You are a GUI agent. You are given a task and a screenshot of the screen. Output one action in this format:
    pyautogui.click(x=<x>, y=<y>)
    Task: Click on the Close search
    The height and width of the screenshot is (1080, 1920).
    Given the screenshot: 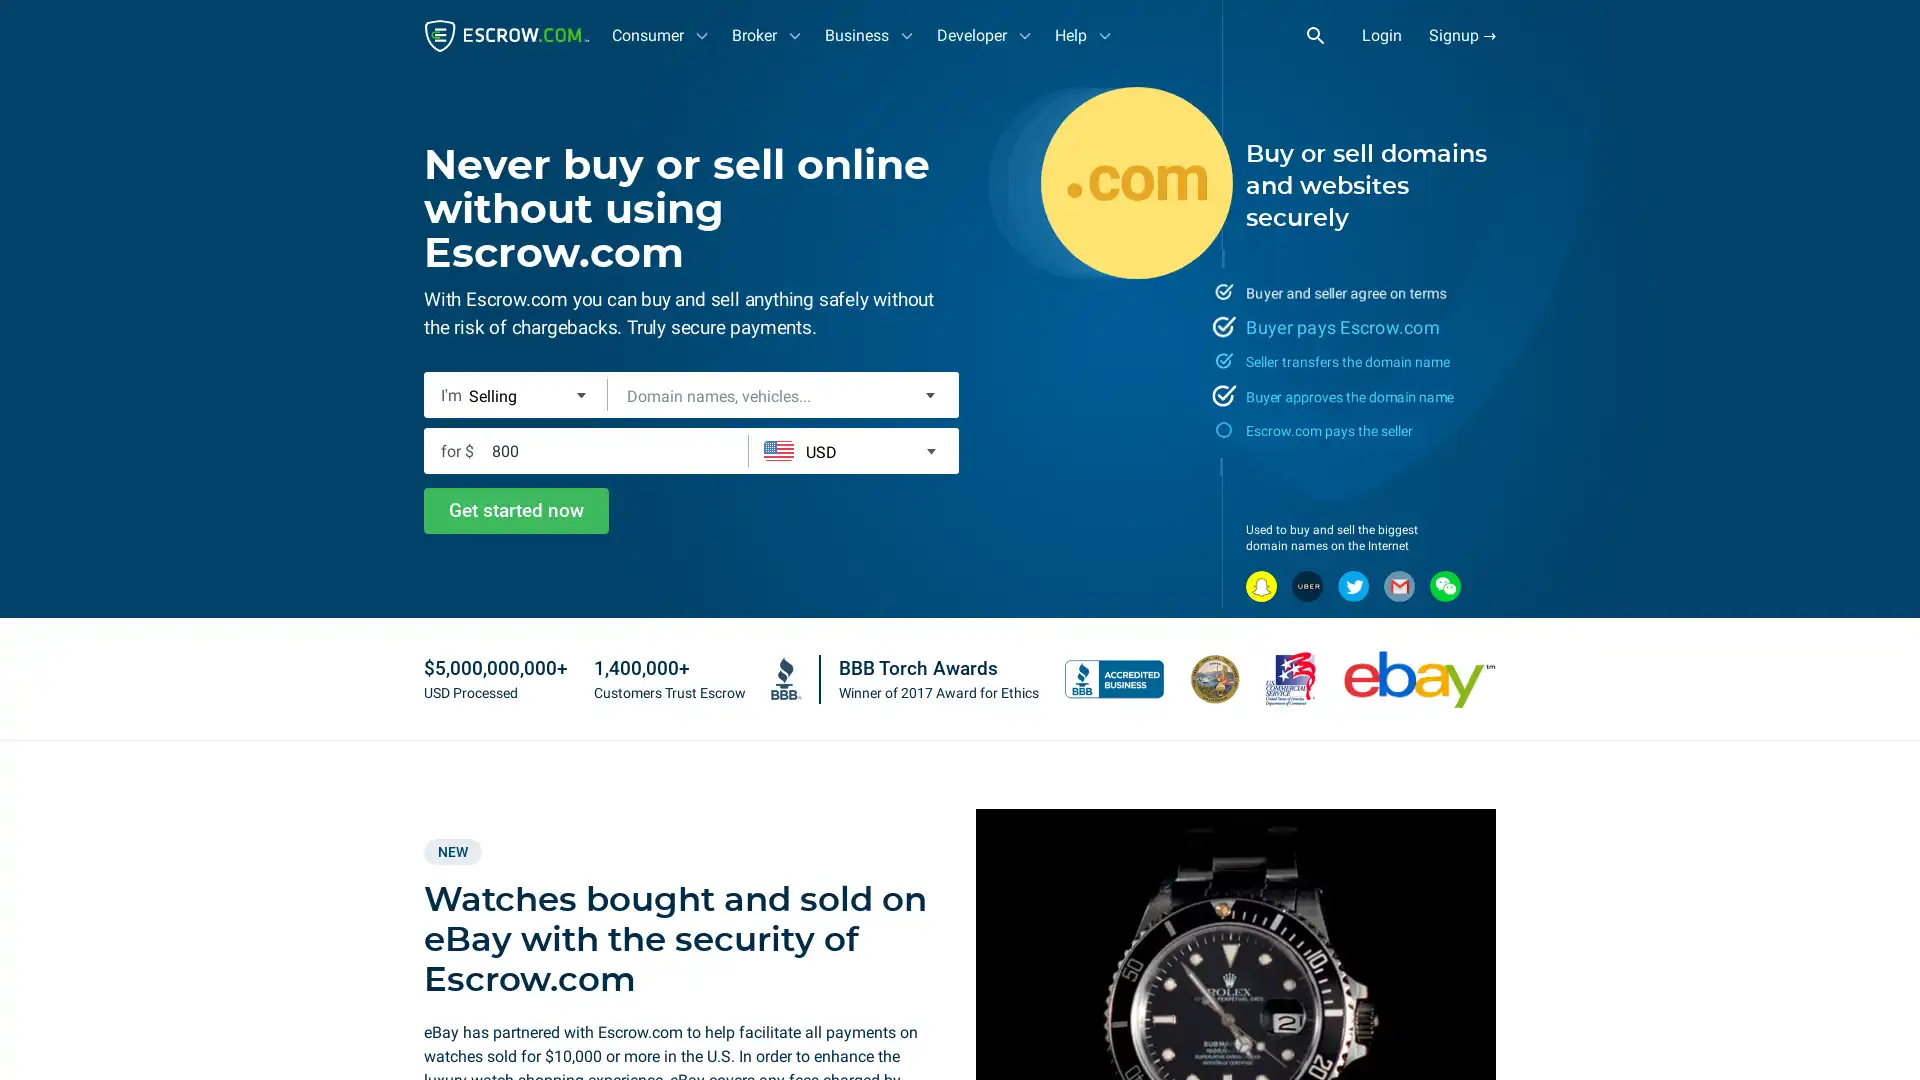 What is the action you would take?
    pyautogui.click(x=1326, y=34)
    